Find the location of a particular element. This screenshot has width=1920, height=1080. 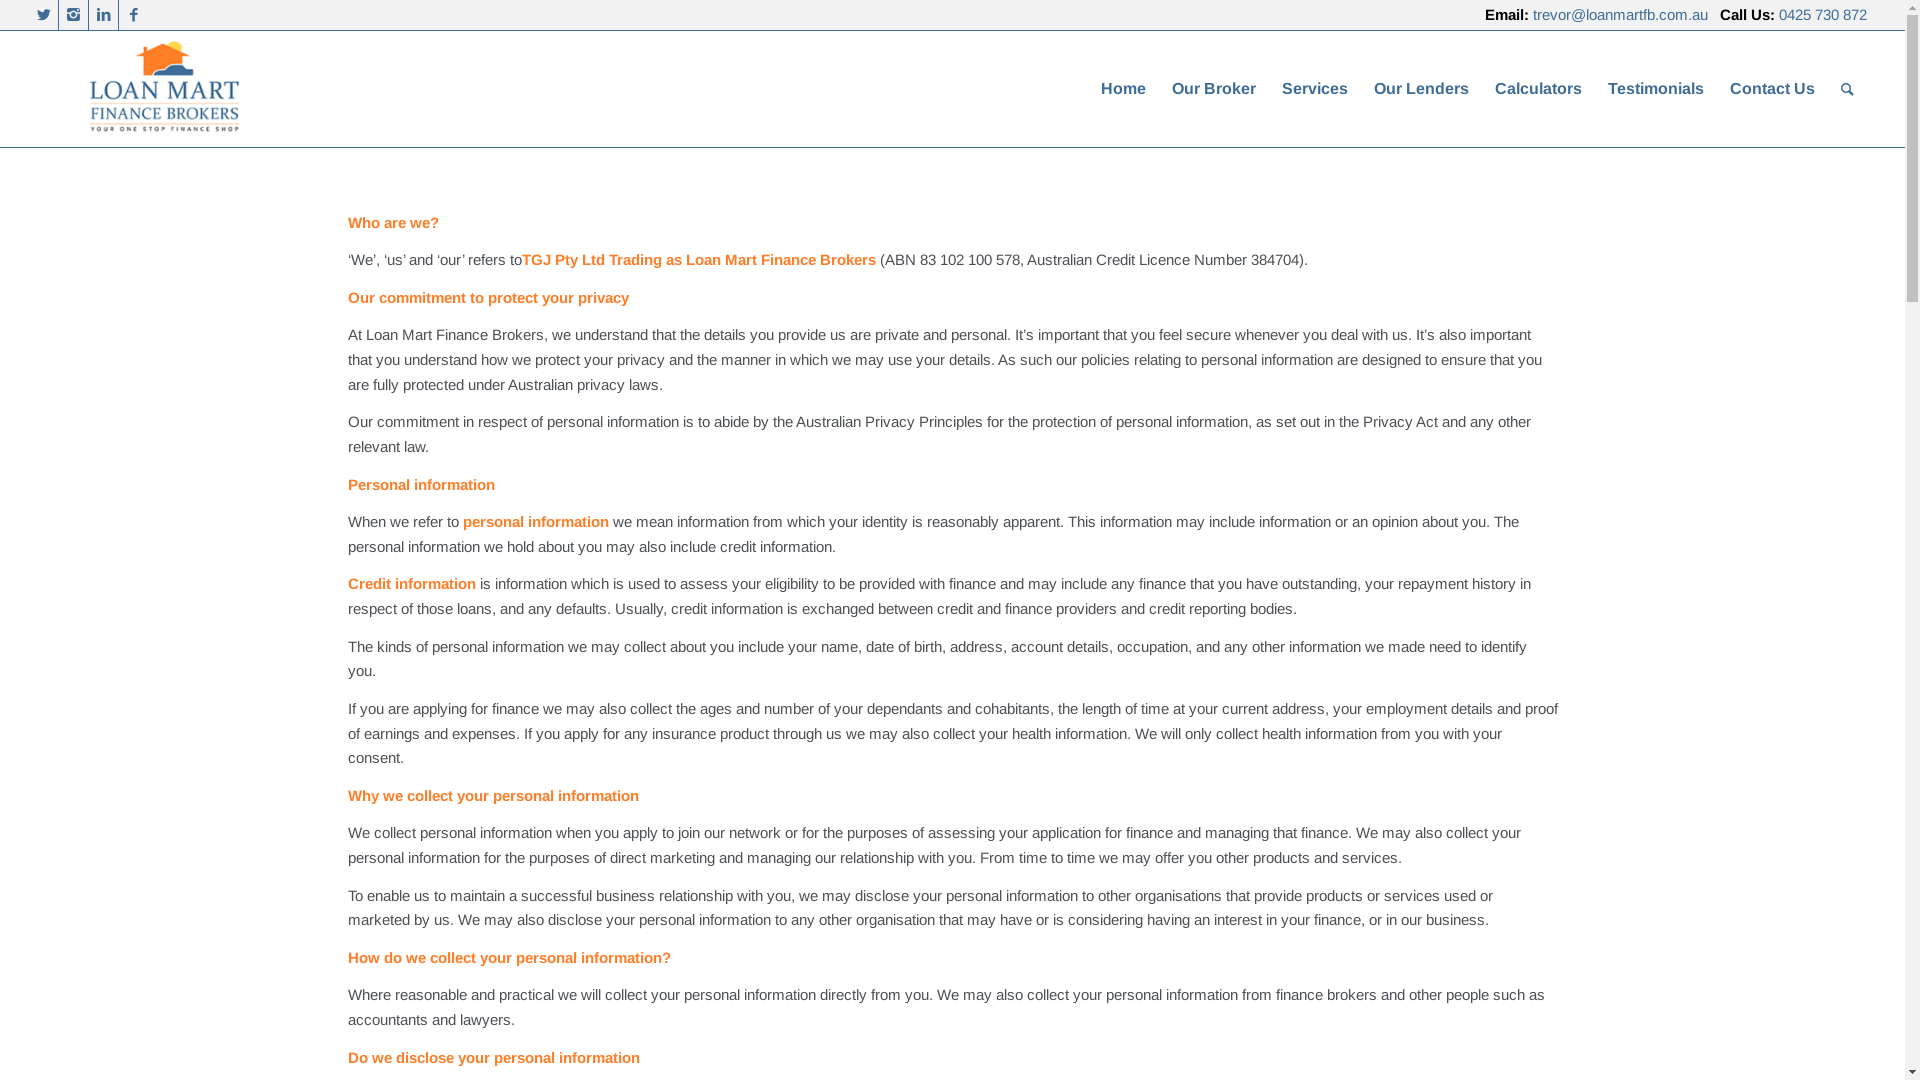

'Facebook' is located at coordinates (133, 15).